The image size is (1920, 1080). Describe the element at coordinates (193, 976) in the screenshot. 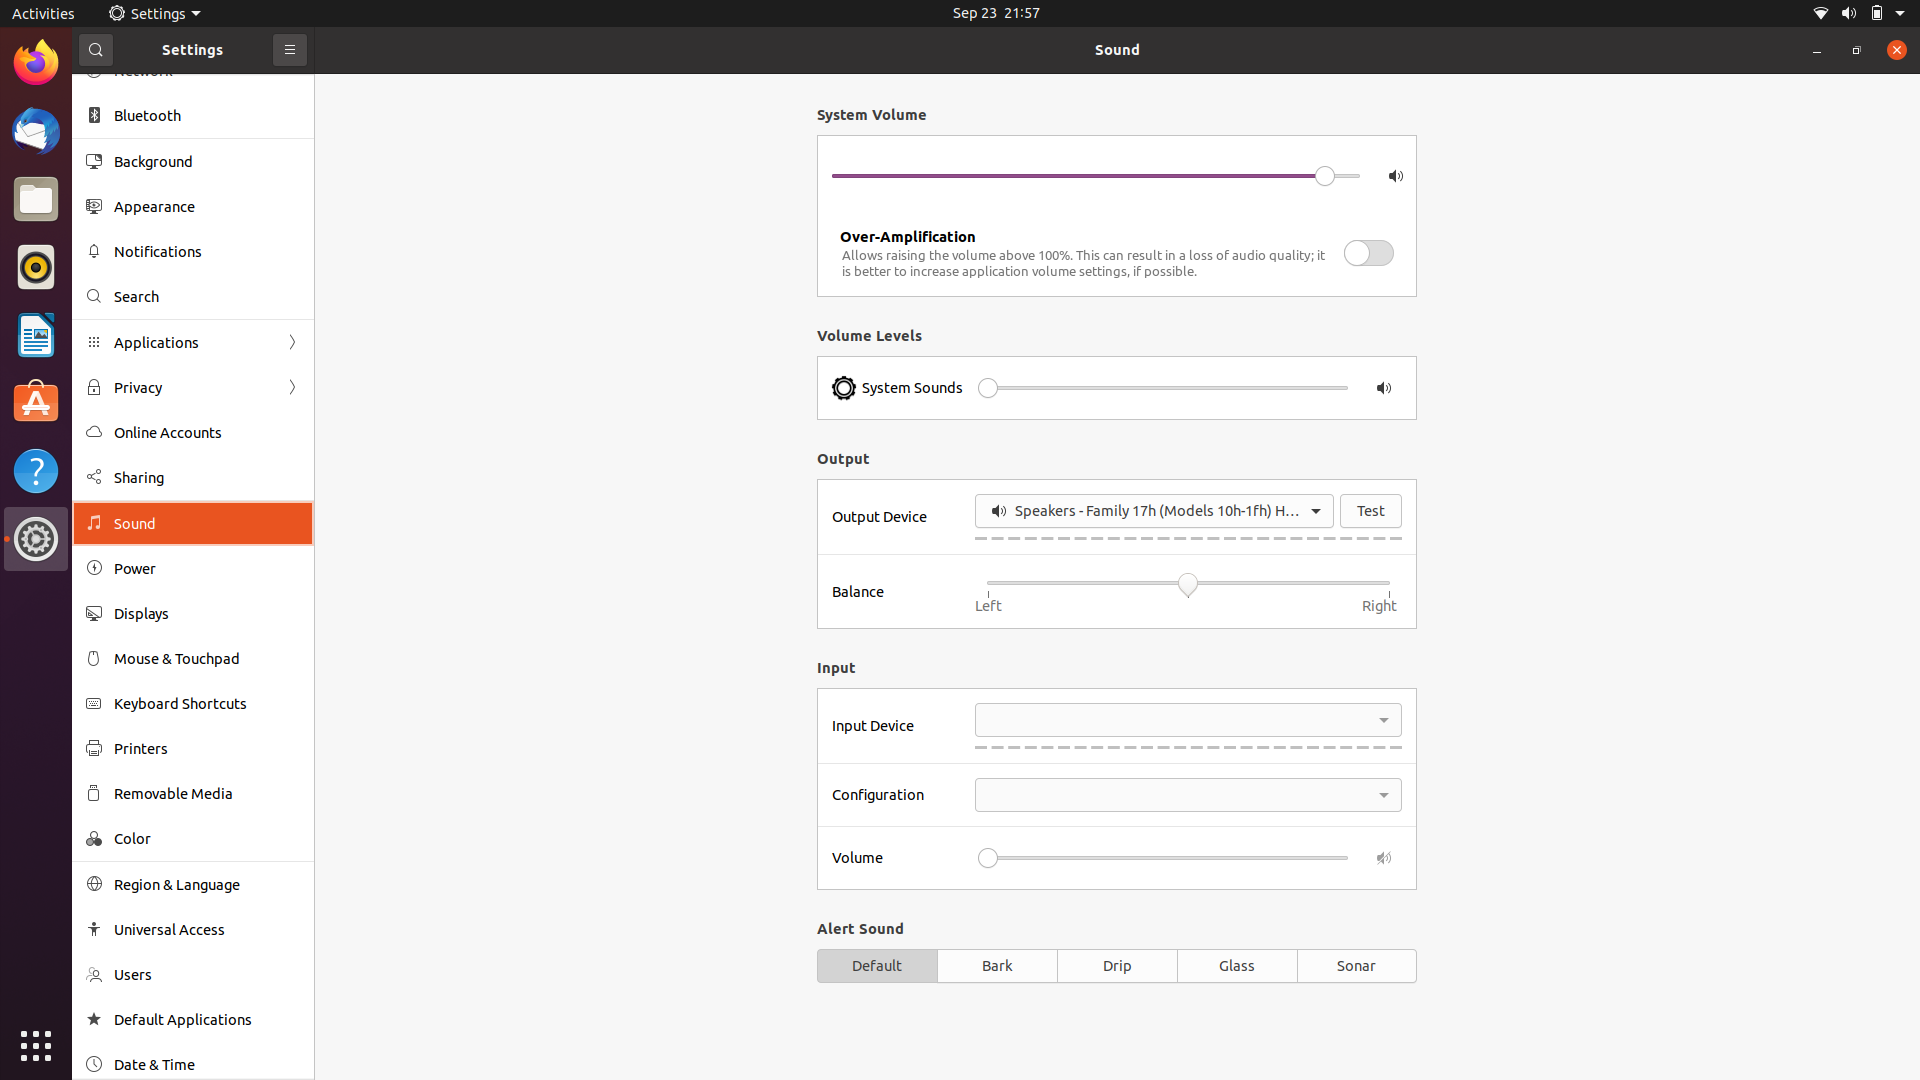

I see `Users to open settings` at that location.